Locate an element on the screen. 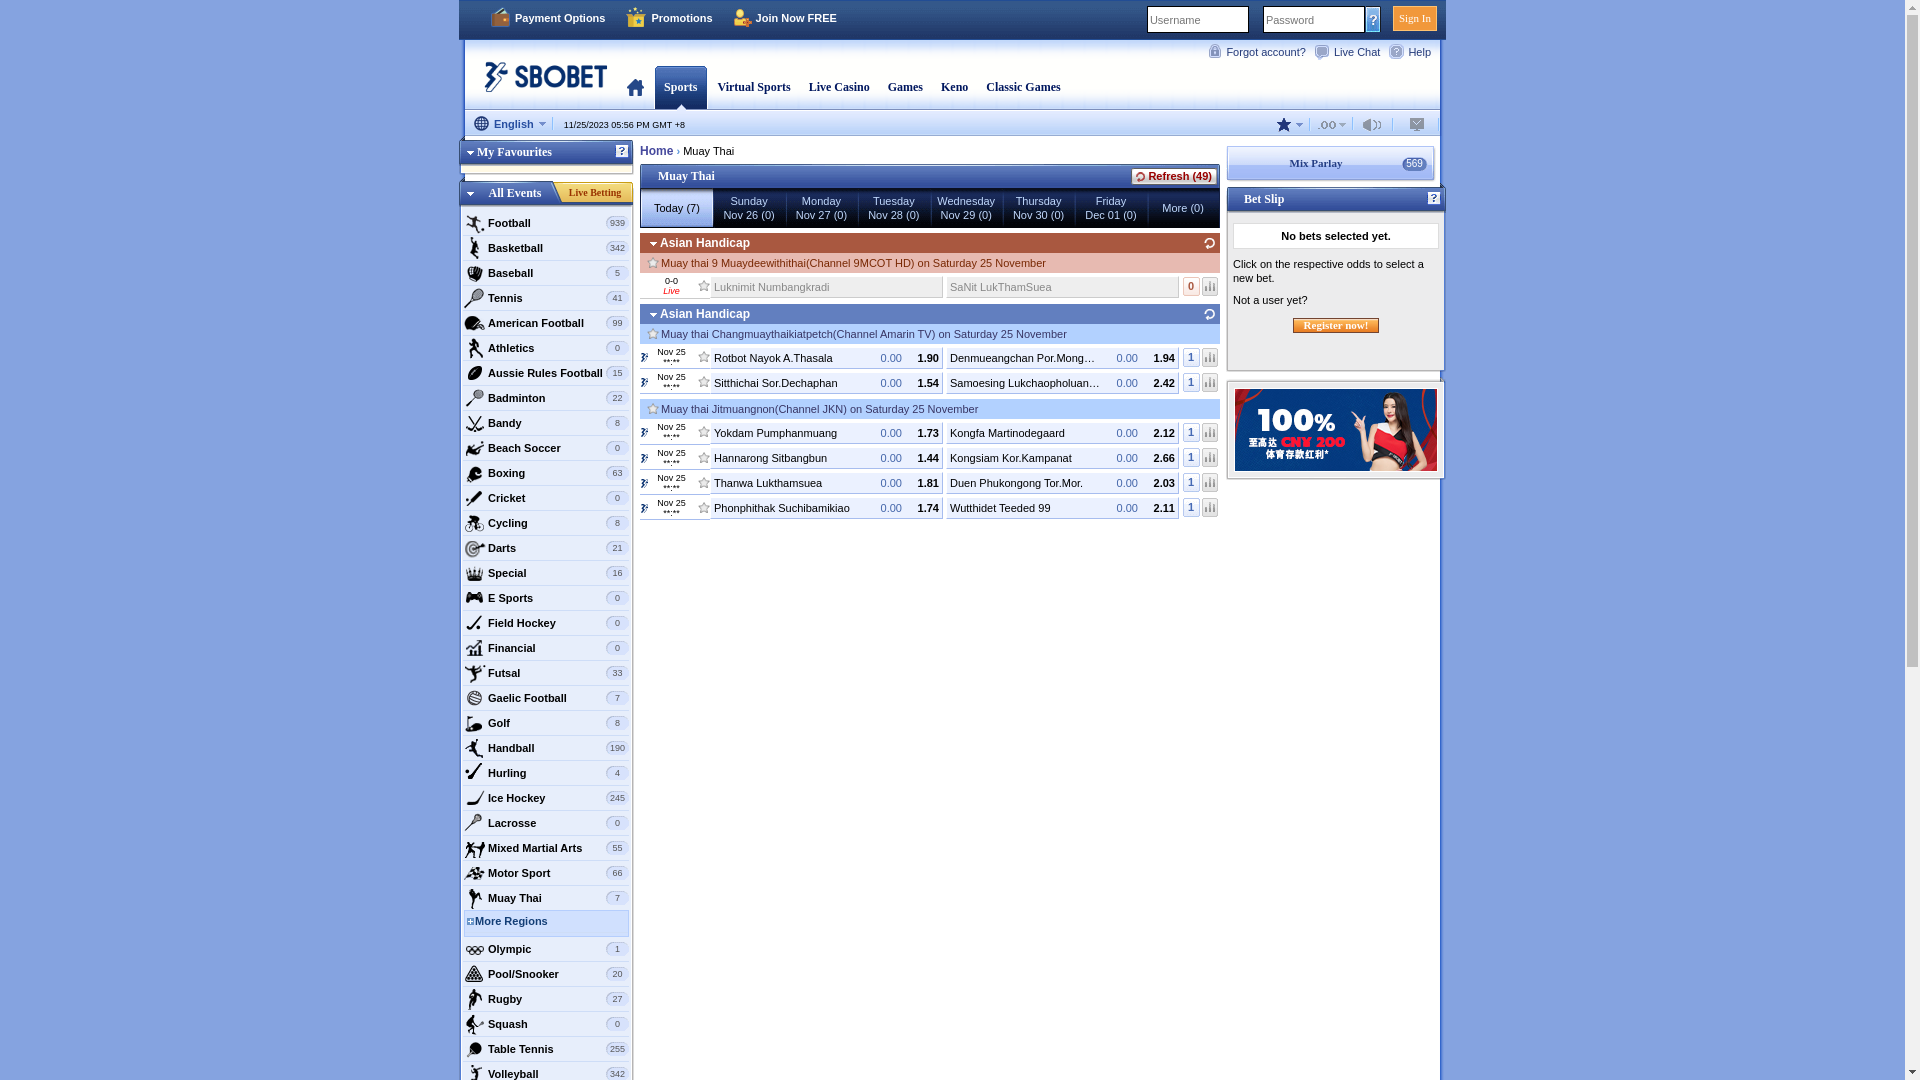 Image resolution: width=1920 pixels, height=1080 pixels. 'Virtual Sports' is located at coordinates (716, 86).